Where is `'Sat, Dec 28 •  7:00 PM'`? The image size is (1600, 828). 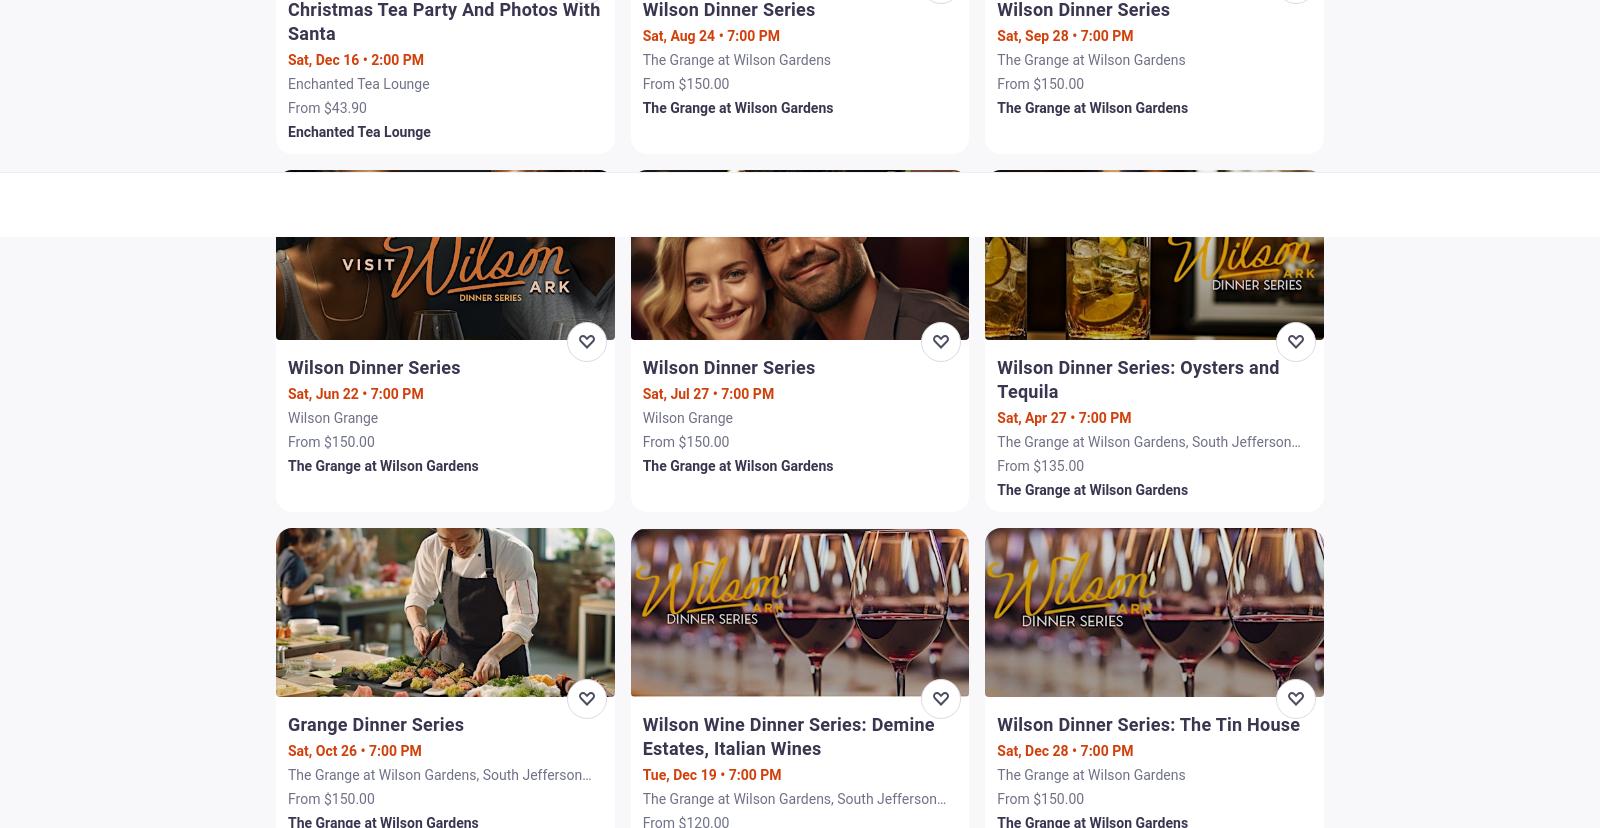 'Sat, Dec 28 •  7:00 PM' is located at coordinates (1064, 749).